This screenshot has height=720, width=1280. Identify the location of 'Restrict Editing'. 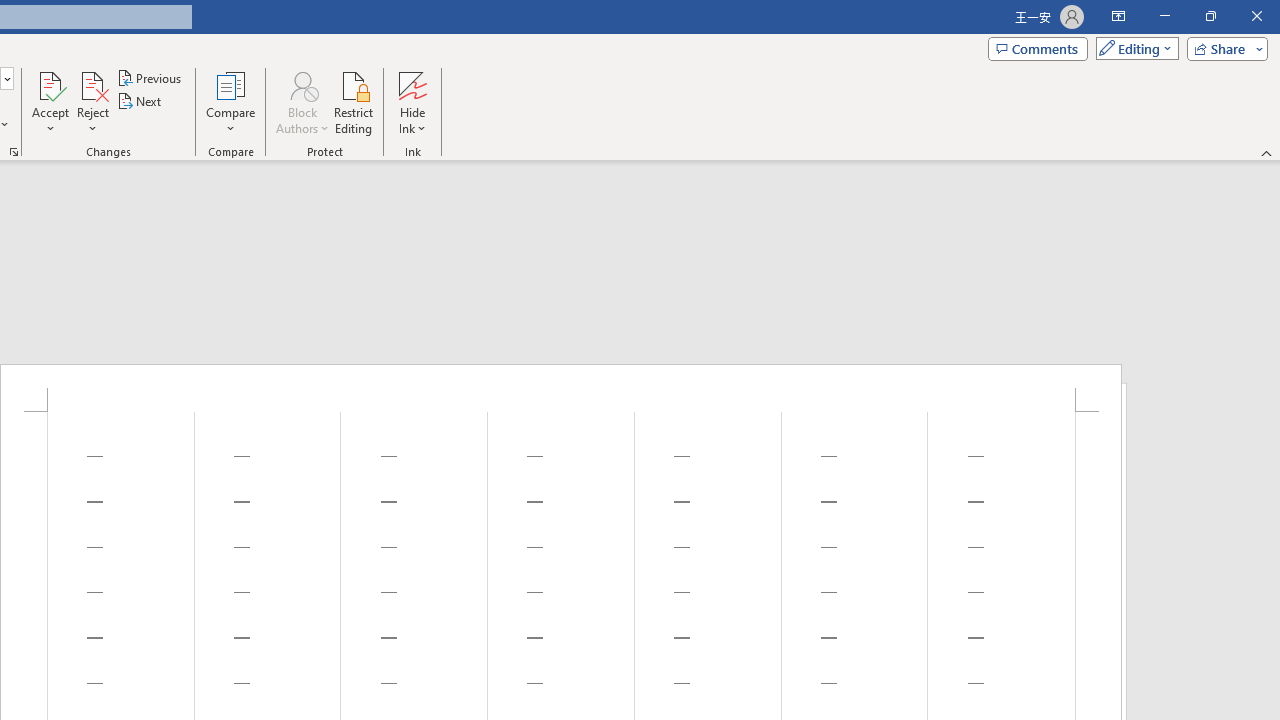
(353, 103).